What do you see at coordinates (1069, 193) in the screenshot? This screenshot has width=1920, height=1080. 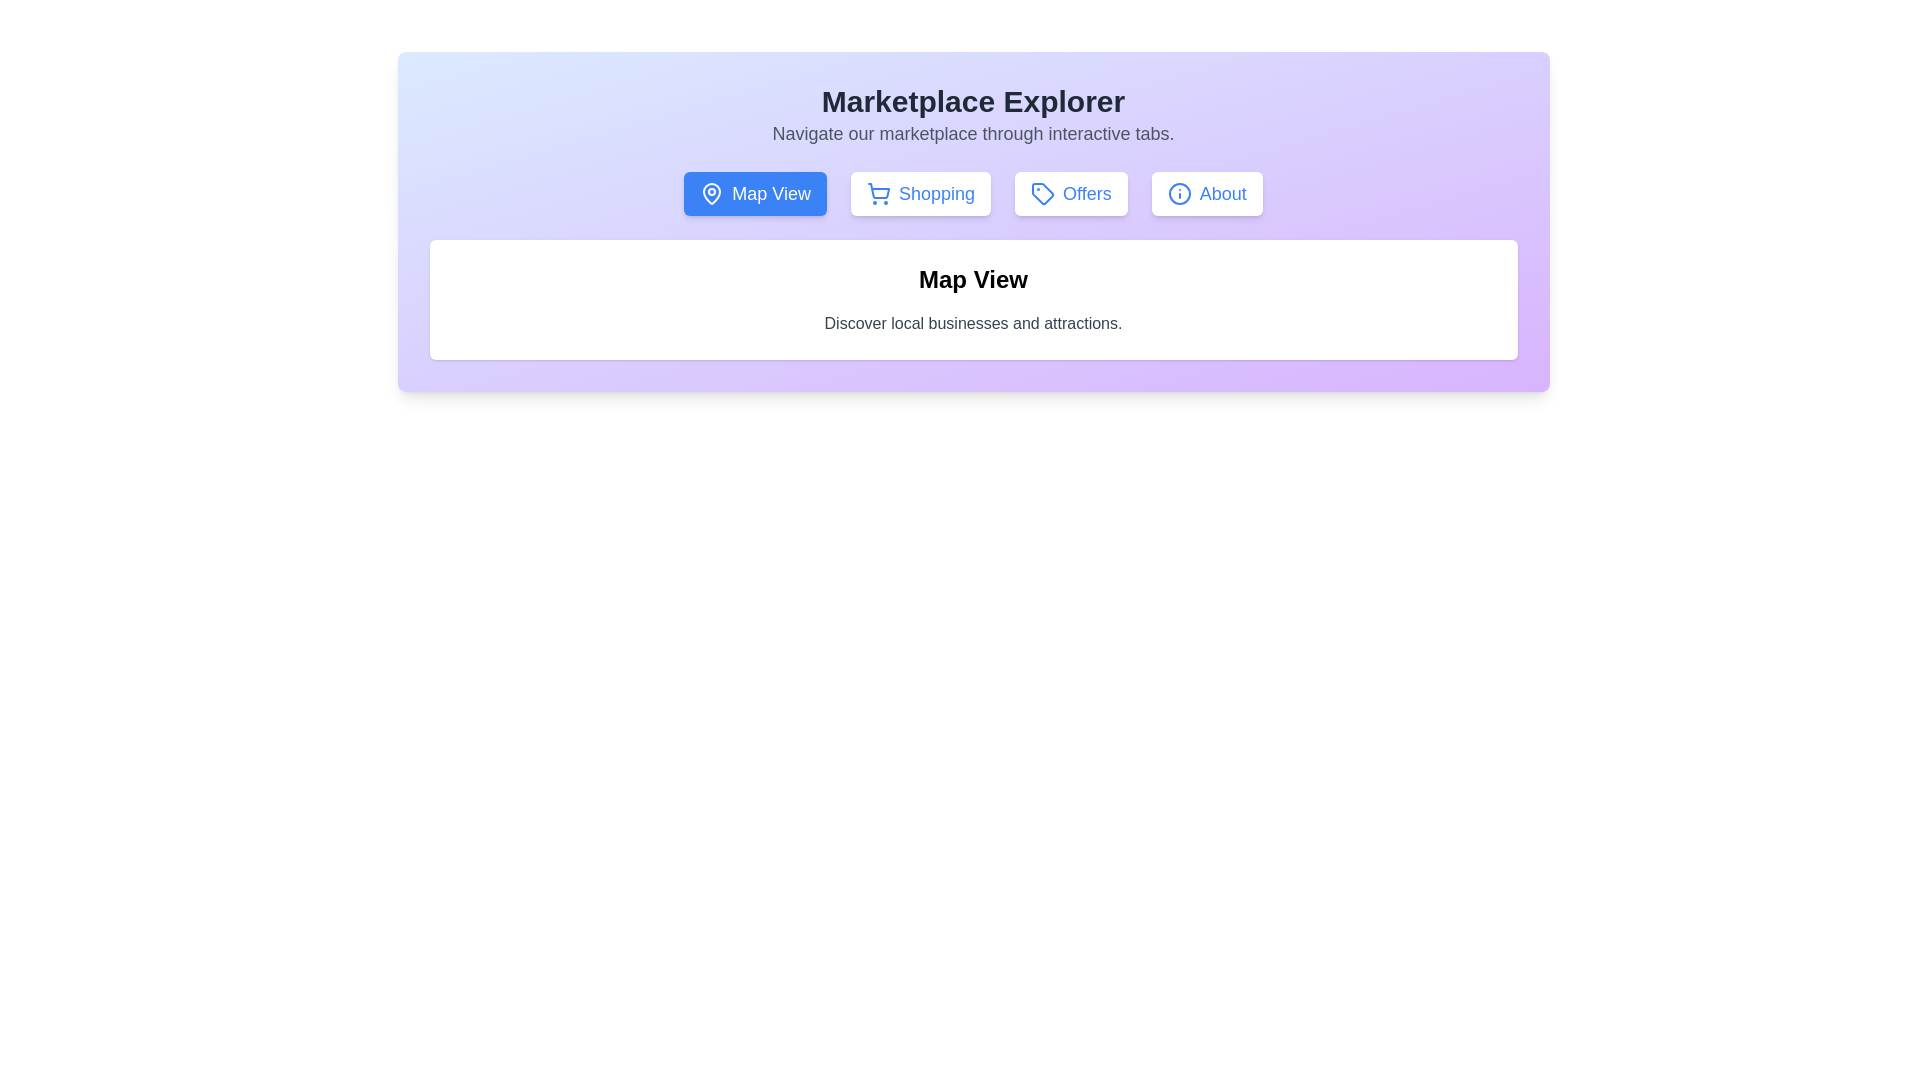 I see `the tab labeled Offers` at bounding box center [1069, 193].